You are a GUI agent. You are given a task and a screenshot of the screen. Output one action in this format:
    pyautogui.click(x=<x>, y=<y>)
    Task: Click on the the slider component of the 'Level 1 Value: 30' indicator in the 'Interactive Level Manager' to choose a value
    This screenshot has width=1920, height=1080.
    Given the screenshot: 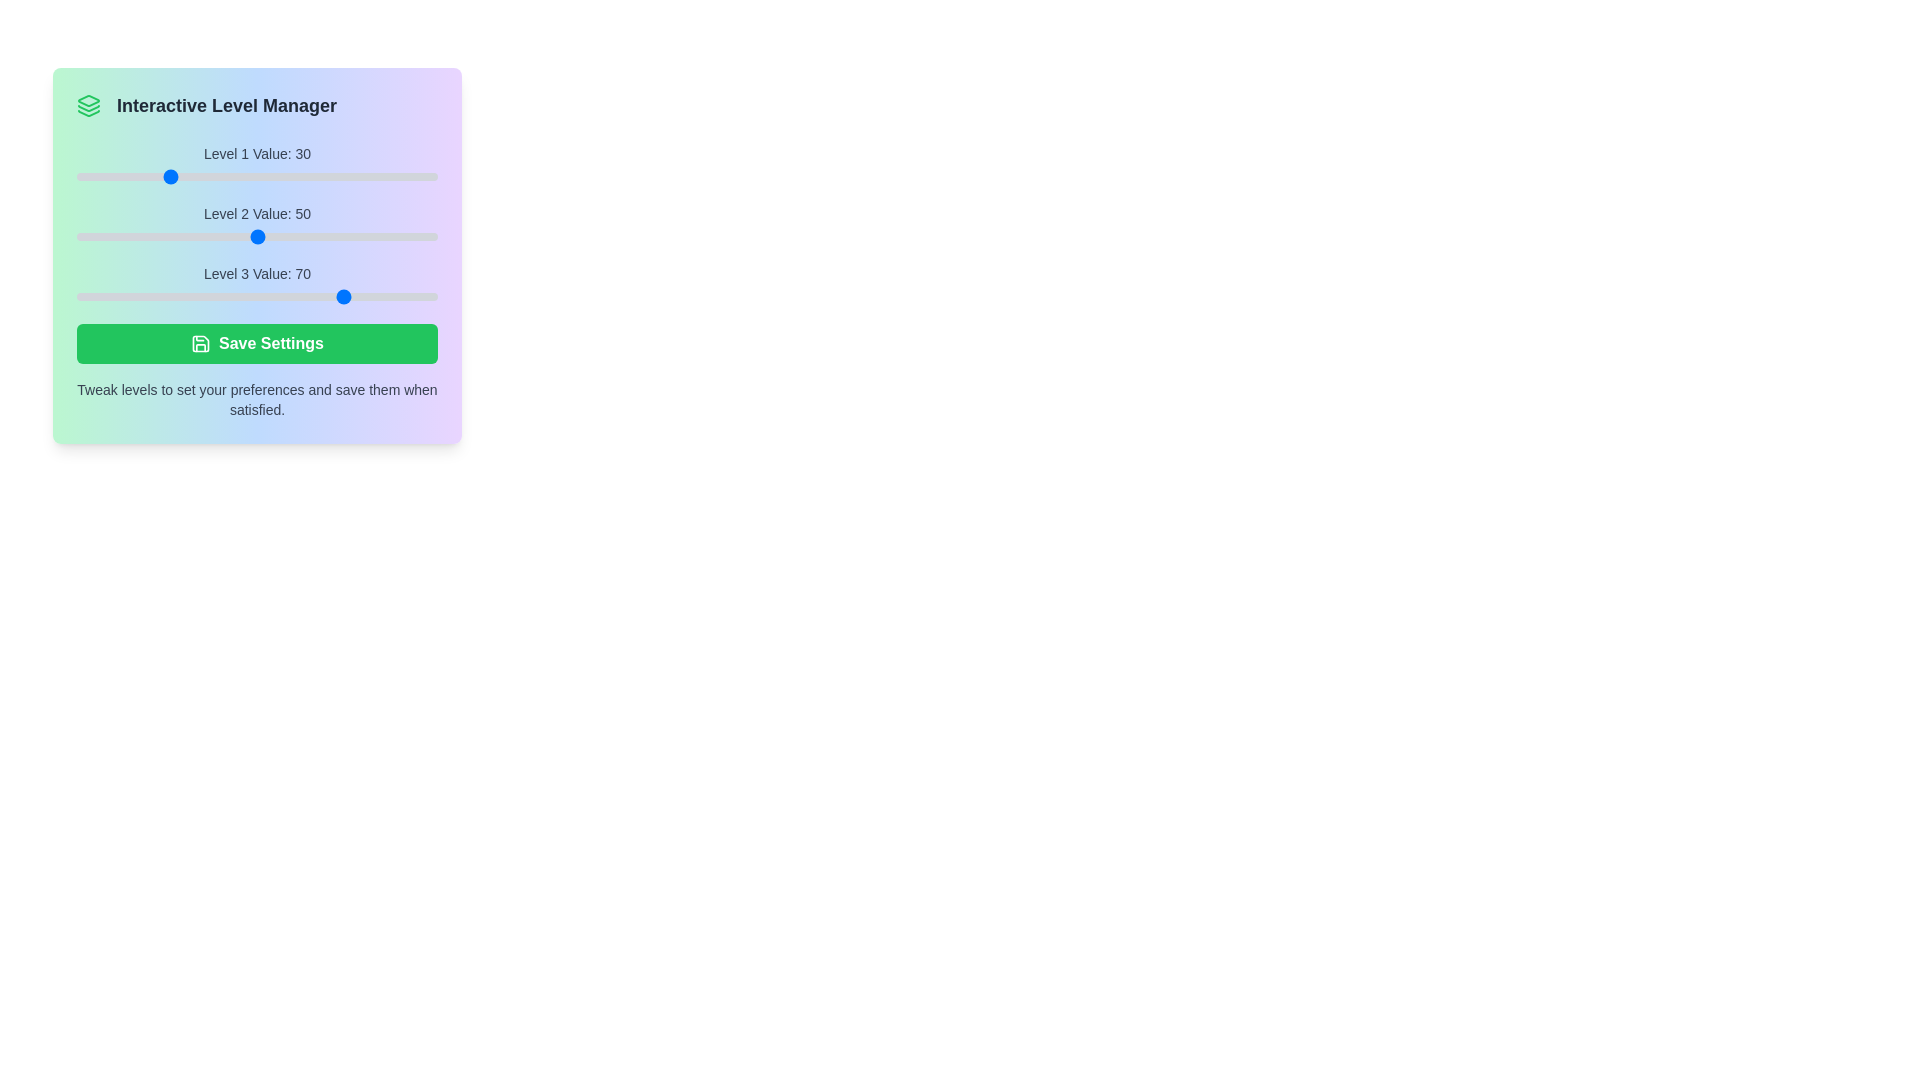 What is the action you would take?
    pyautogui.click(x=256, y=164)
    